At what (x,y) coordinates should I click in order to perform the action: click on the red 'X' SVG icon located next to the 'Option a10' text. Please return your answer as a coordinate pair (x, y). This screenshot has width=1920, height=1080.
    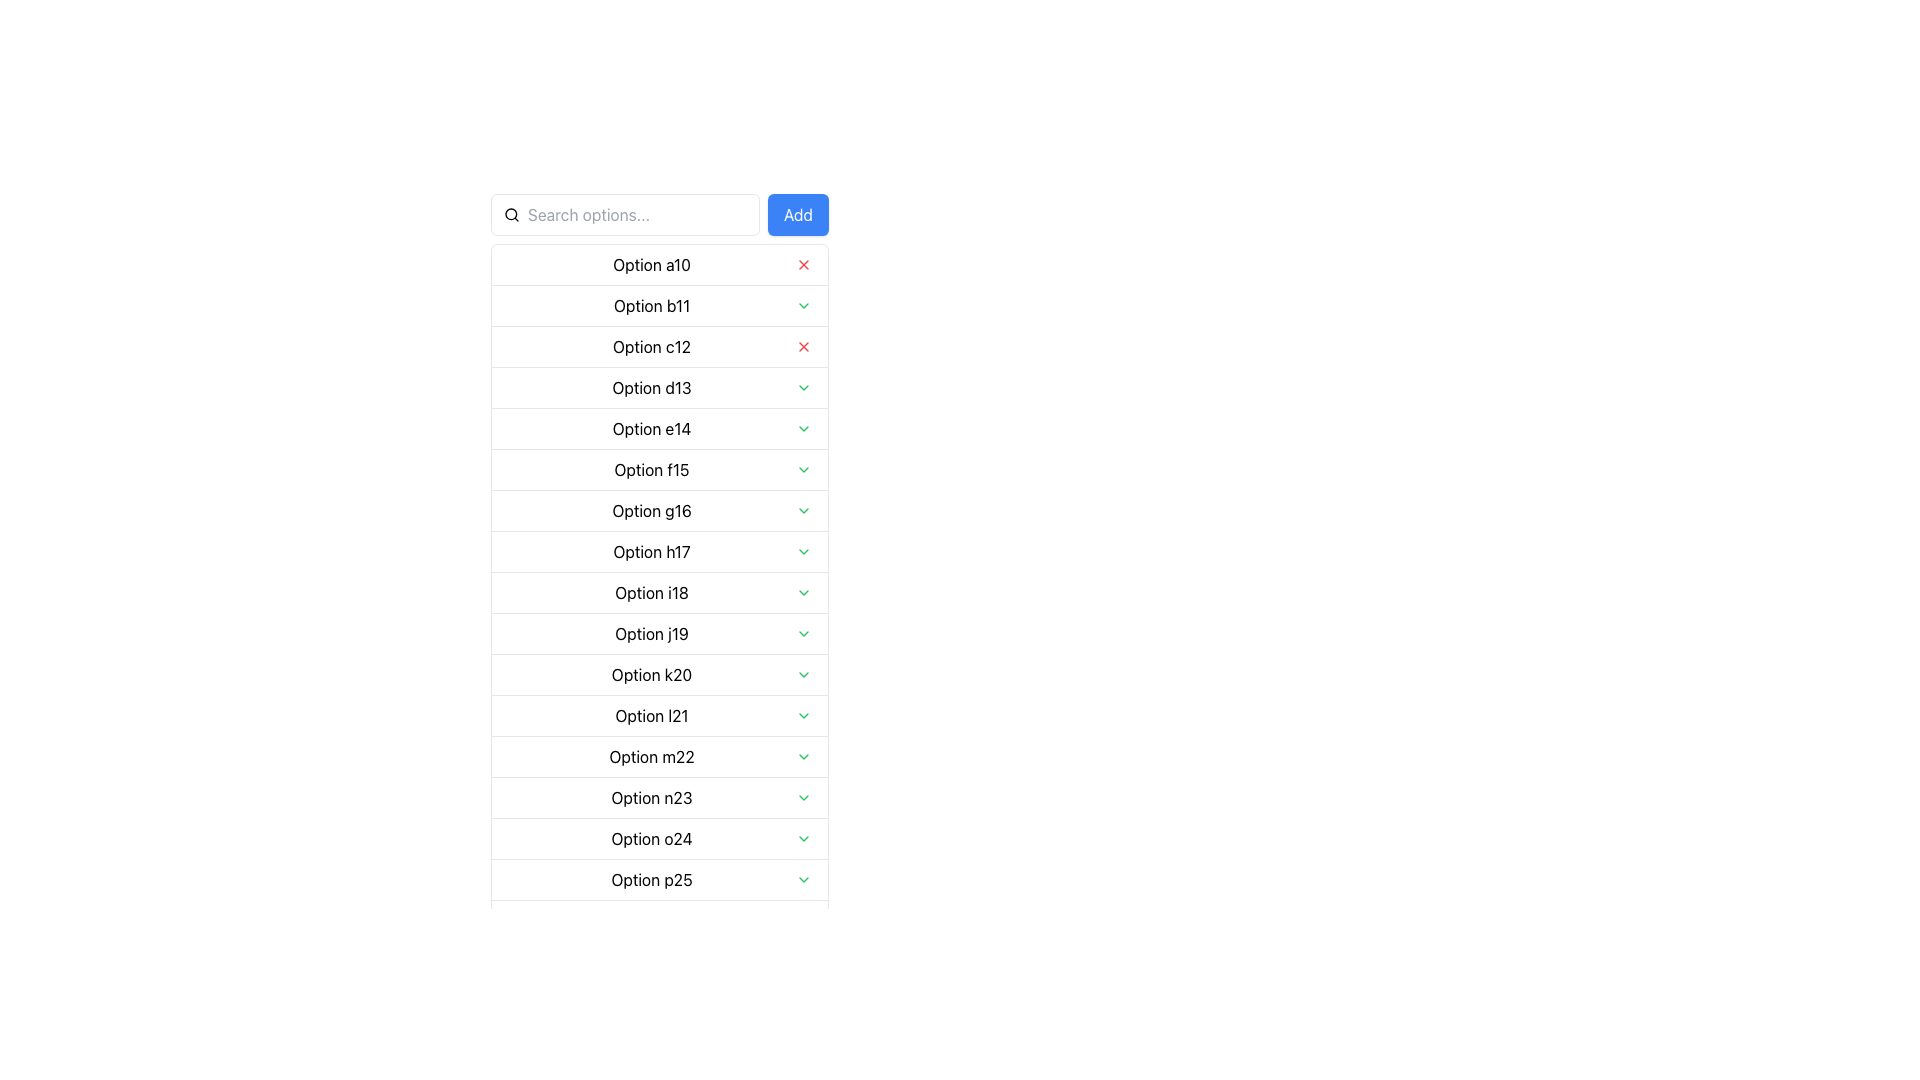
    Looking at the image, I should click on (804, 264).